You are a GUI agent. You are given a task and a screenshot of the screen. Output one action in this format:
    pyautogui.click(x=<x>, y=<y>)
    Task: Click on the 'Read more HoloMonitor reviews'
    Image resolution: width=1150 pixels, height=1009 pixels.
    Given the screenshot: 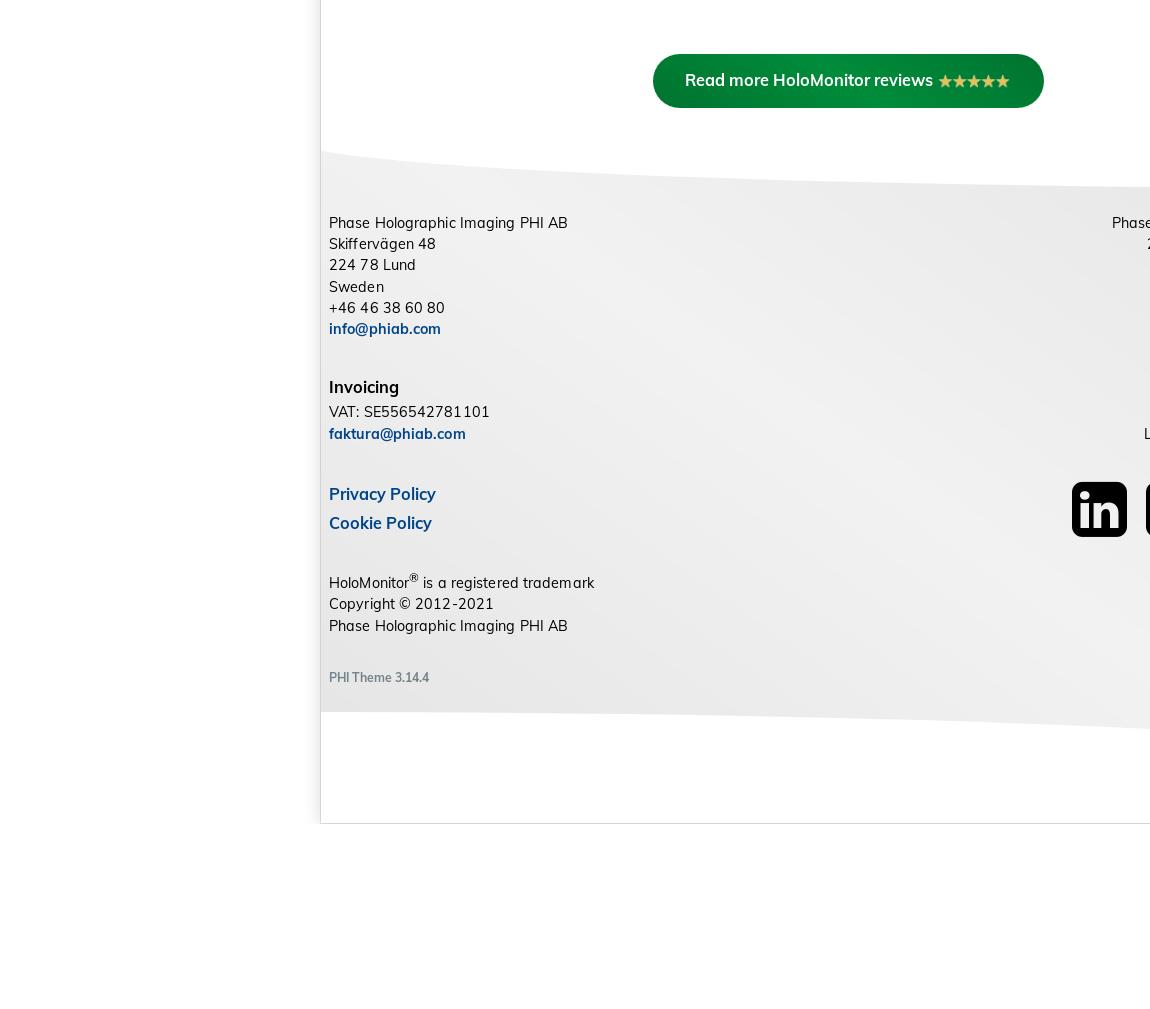 What is the action you would take?
    pyautogui.click(x=694, y=262)
    